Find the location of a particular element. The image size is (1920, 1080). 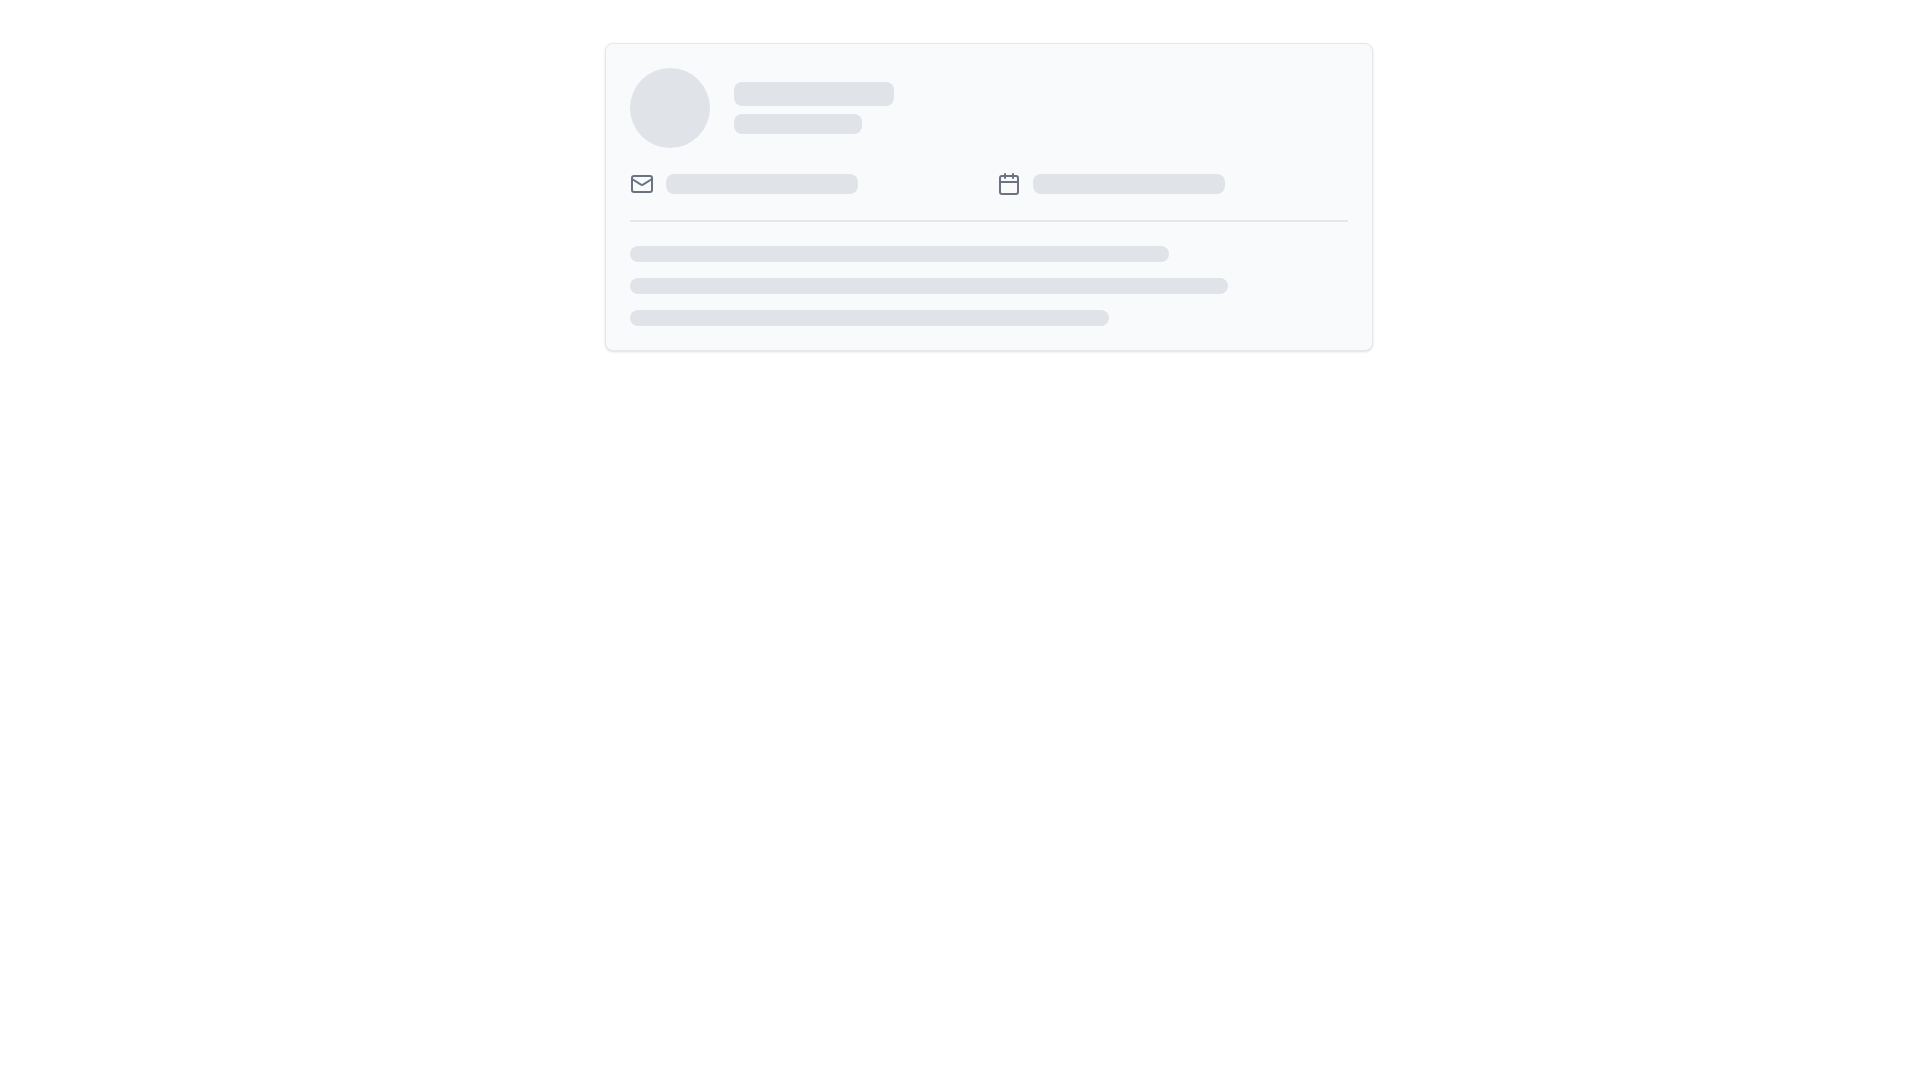

the Skeleton Placeholder, which is a vertical stack of three gray rounded rectangles located at the bottom of a bordered rectangular card with a light background is located at coordinates (988, 285).